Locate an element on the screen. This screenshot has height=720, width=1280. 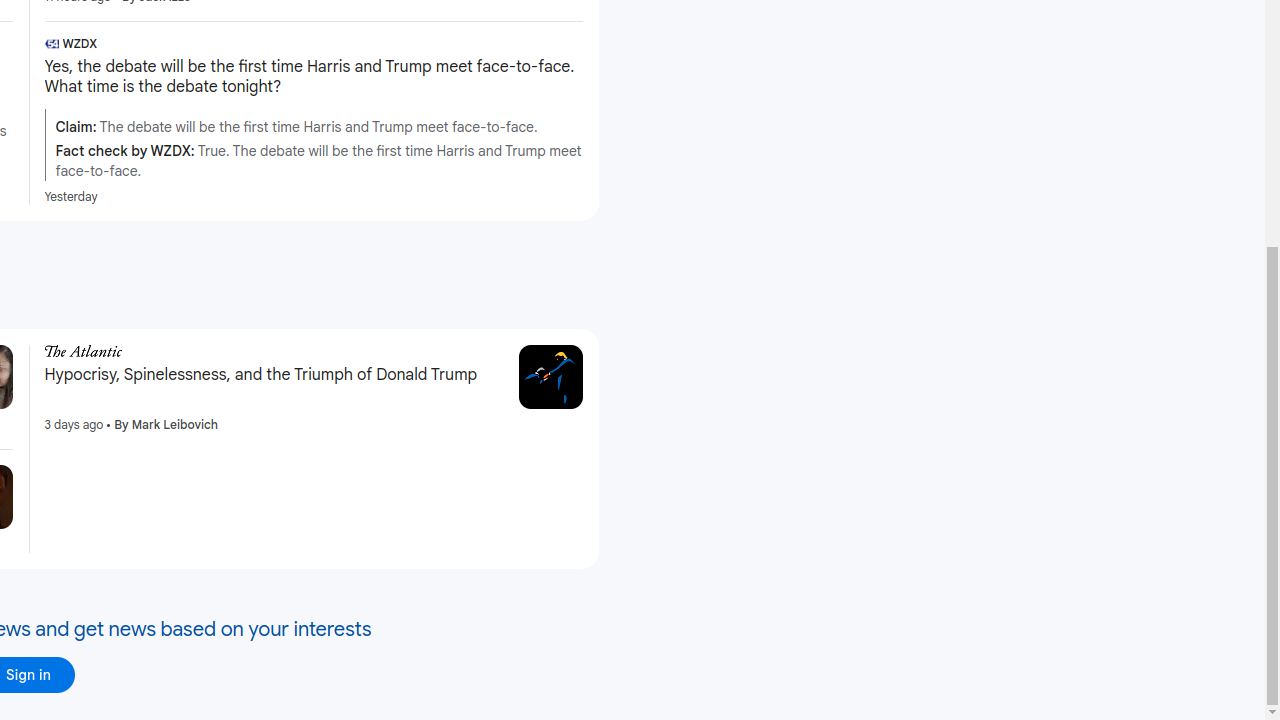
'Yes, the debate will be the first time Harris and Trump meet face-to-face. What time is the debate tonight?' is located at coordinates (312, 75).